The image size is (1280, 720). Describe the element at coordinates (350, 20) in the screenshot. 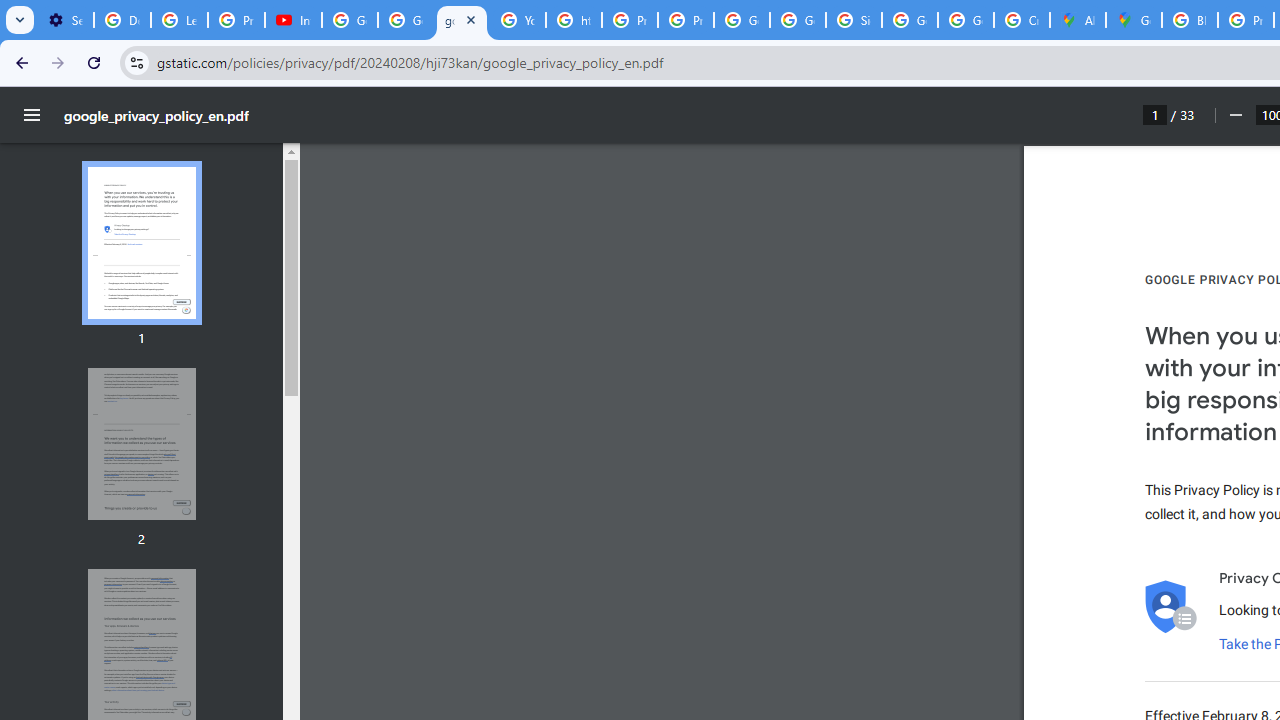

I see `'Google Account Help'` at that location.